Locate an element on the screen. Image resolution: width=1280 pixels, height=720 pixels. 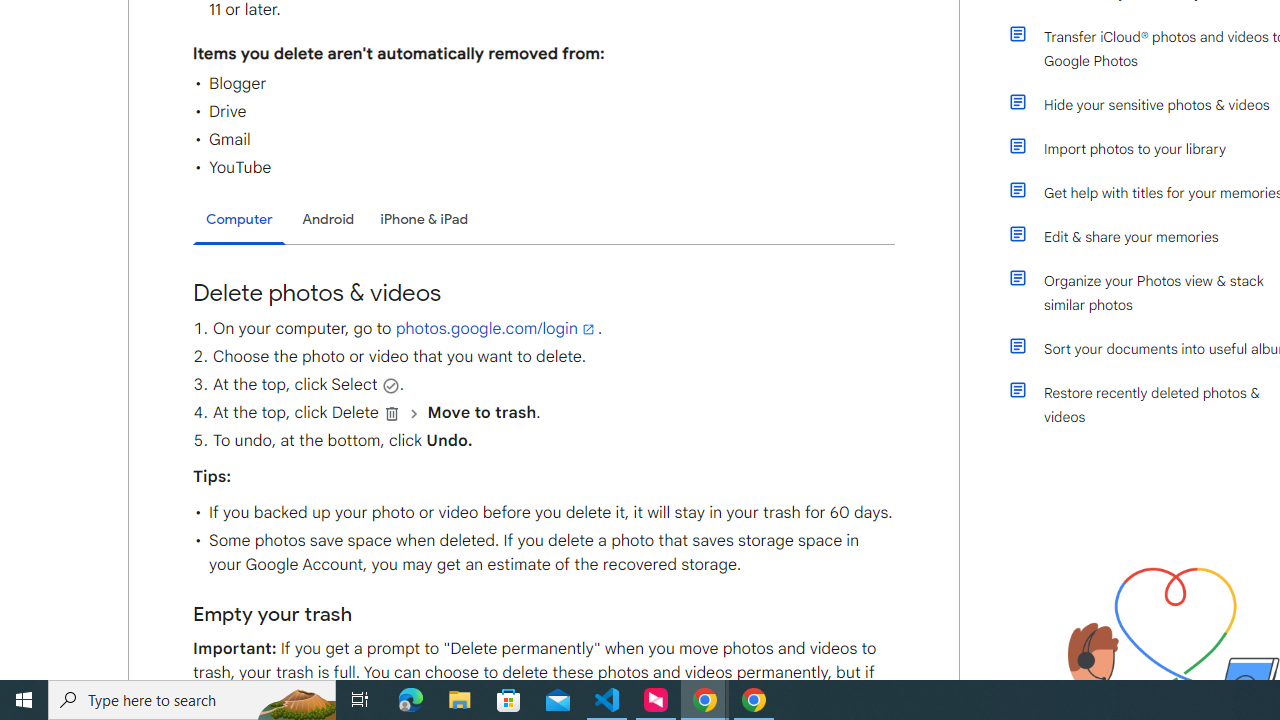
'Computer' is located at coordinates (239, 220).